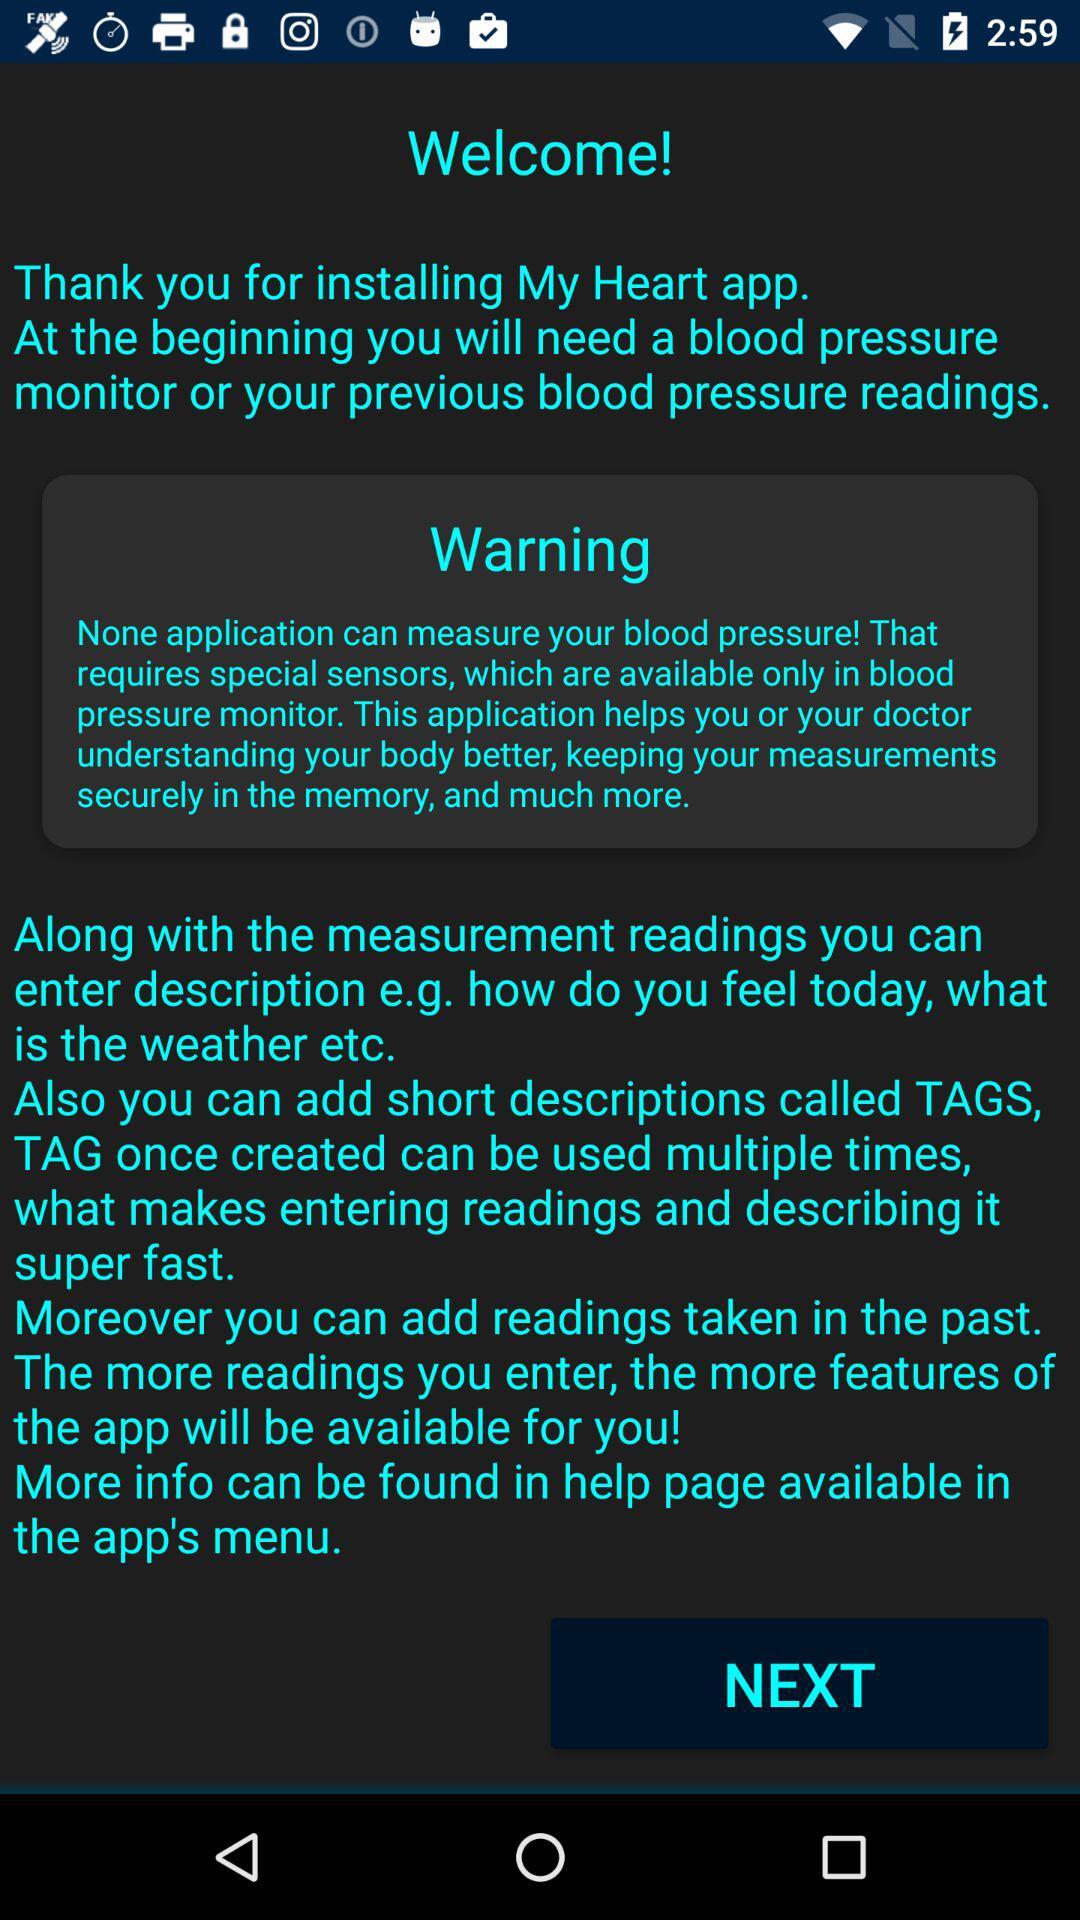 The height and width of the screenshot is (1920, 1080). What do you see at coordinates (798, 1682) in the screenshot?
I see `next item` at bounding box center [798, 1682].